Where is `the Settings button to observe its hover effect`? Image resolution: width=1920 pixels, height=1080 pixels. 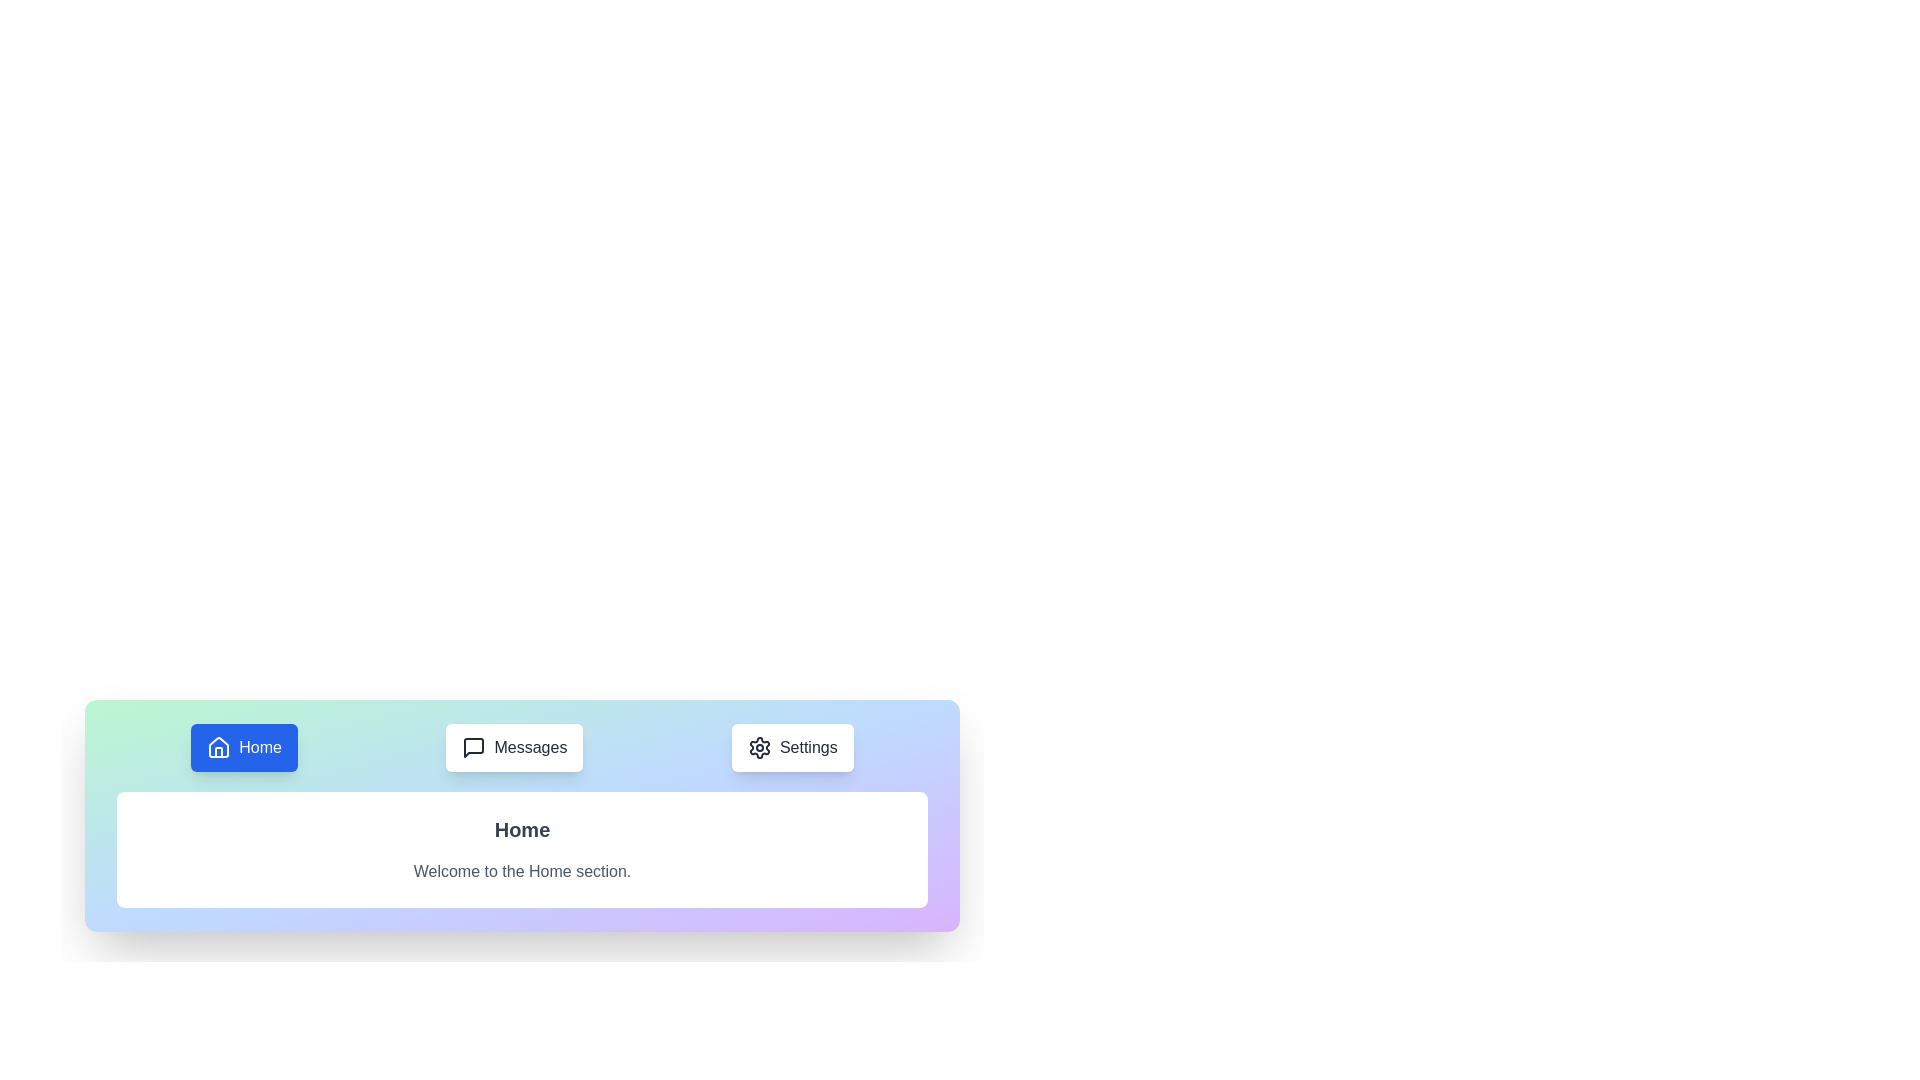 the Settings button to observe its hover effect is located at coordinates (791, 748).